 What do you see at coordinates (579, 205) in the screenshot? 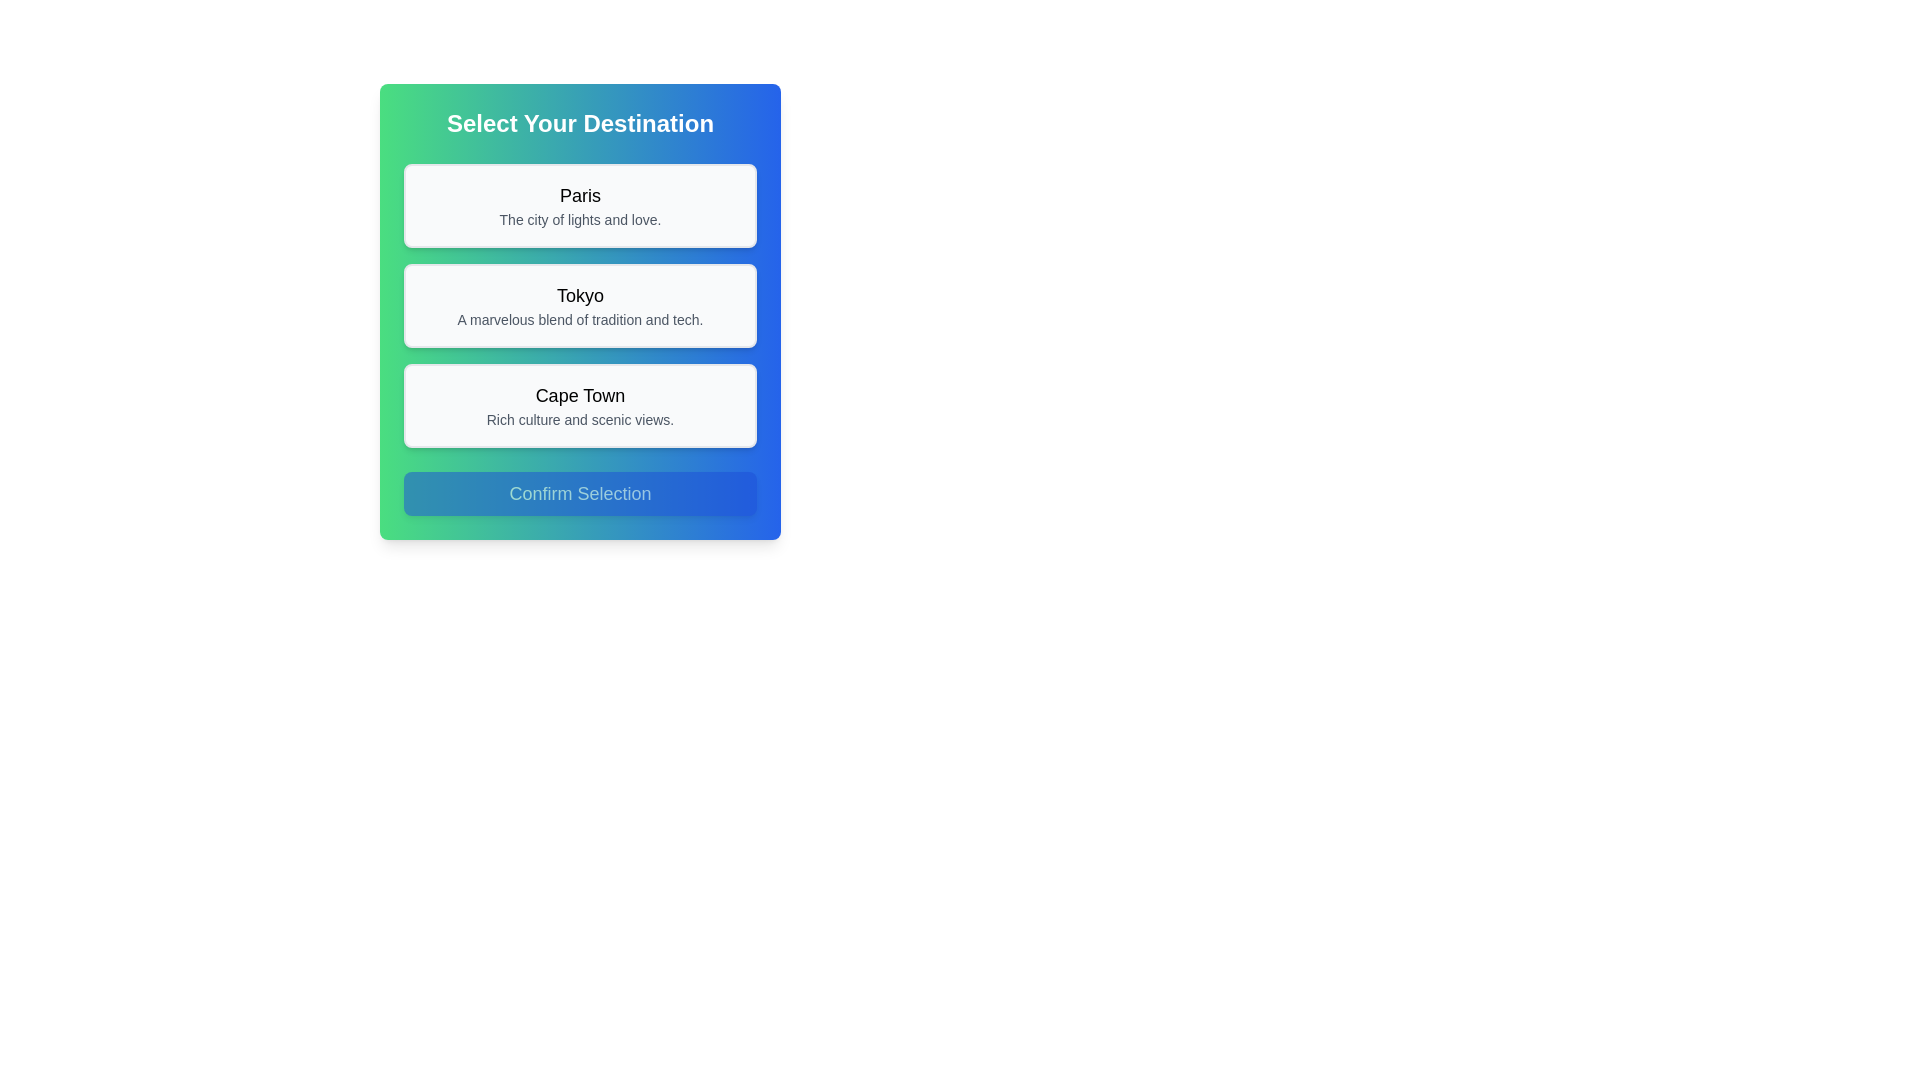
I see `text information block titled 'Paris' which contains the description 'The city of lights and love.'` at bounding box center [579, 205].